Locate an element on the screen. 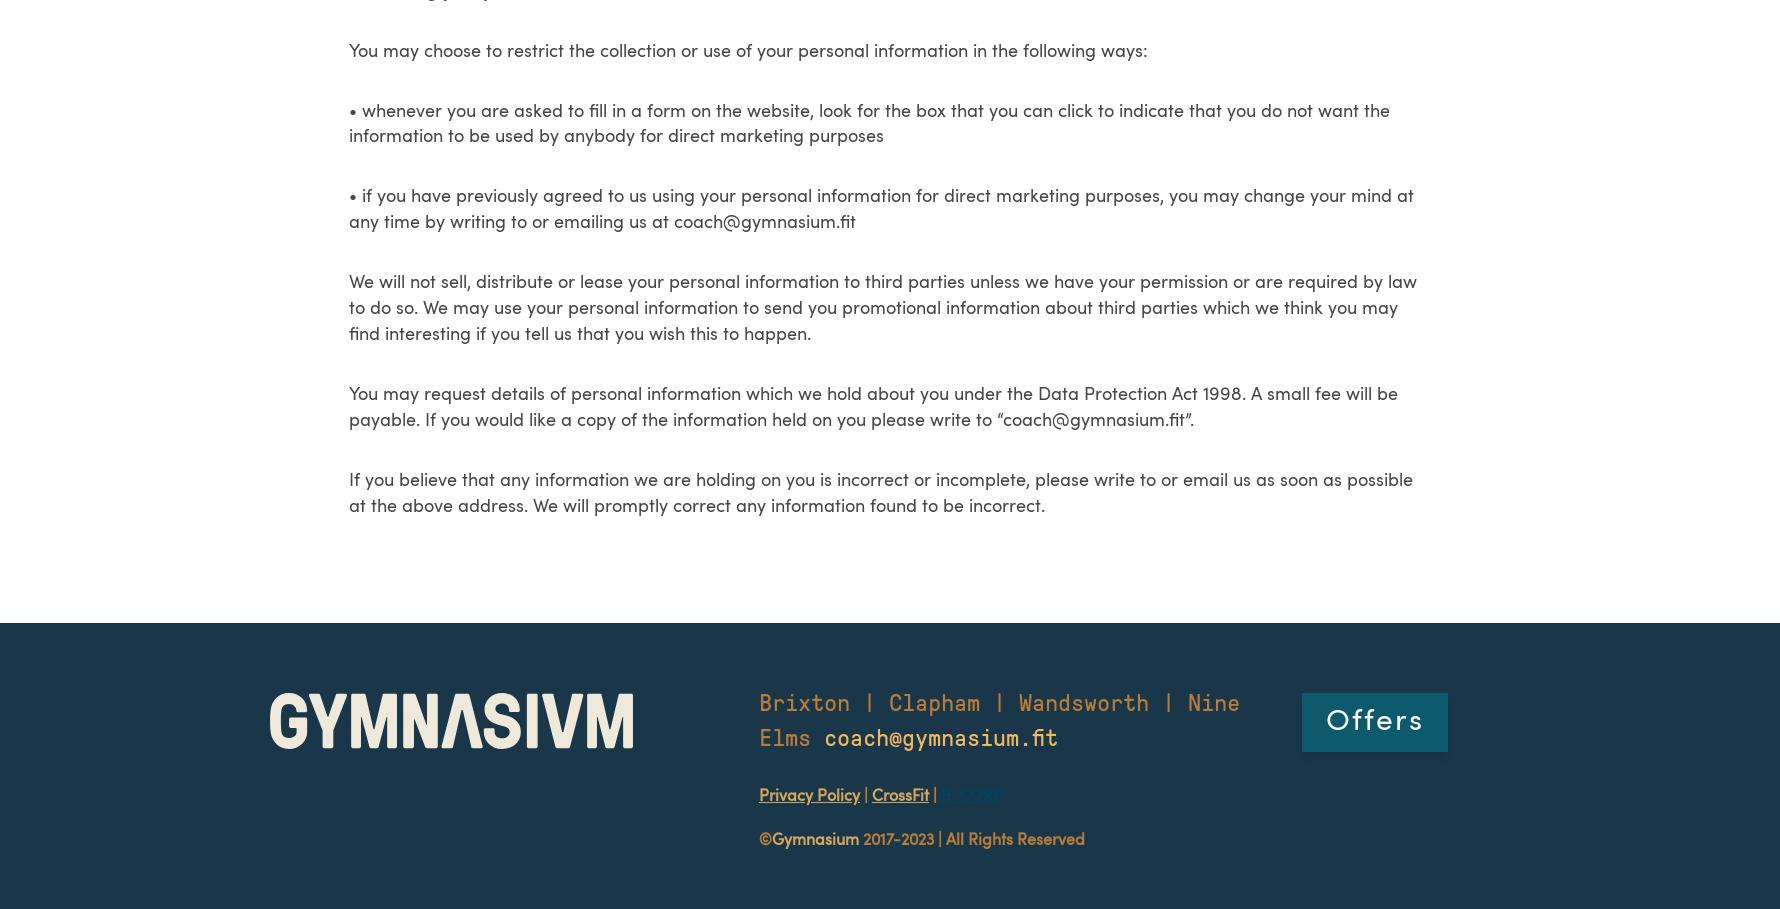  'coach@gymnasium.fit' is located at coordinates (941, 738).